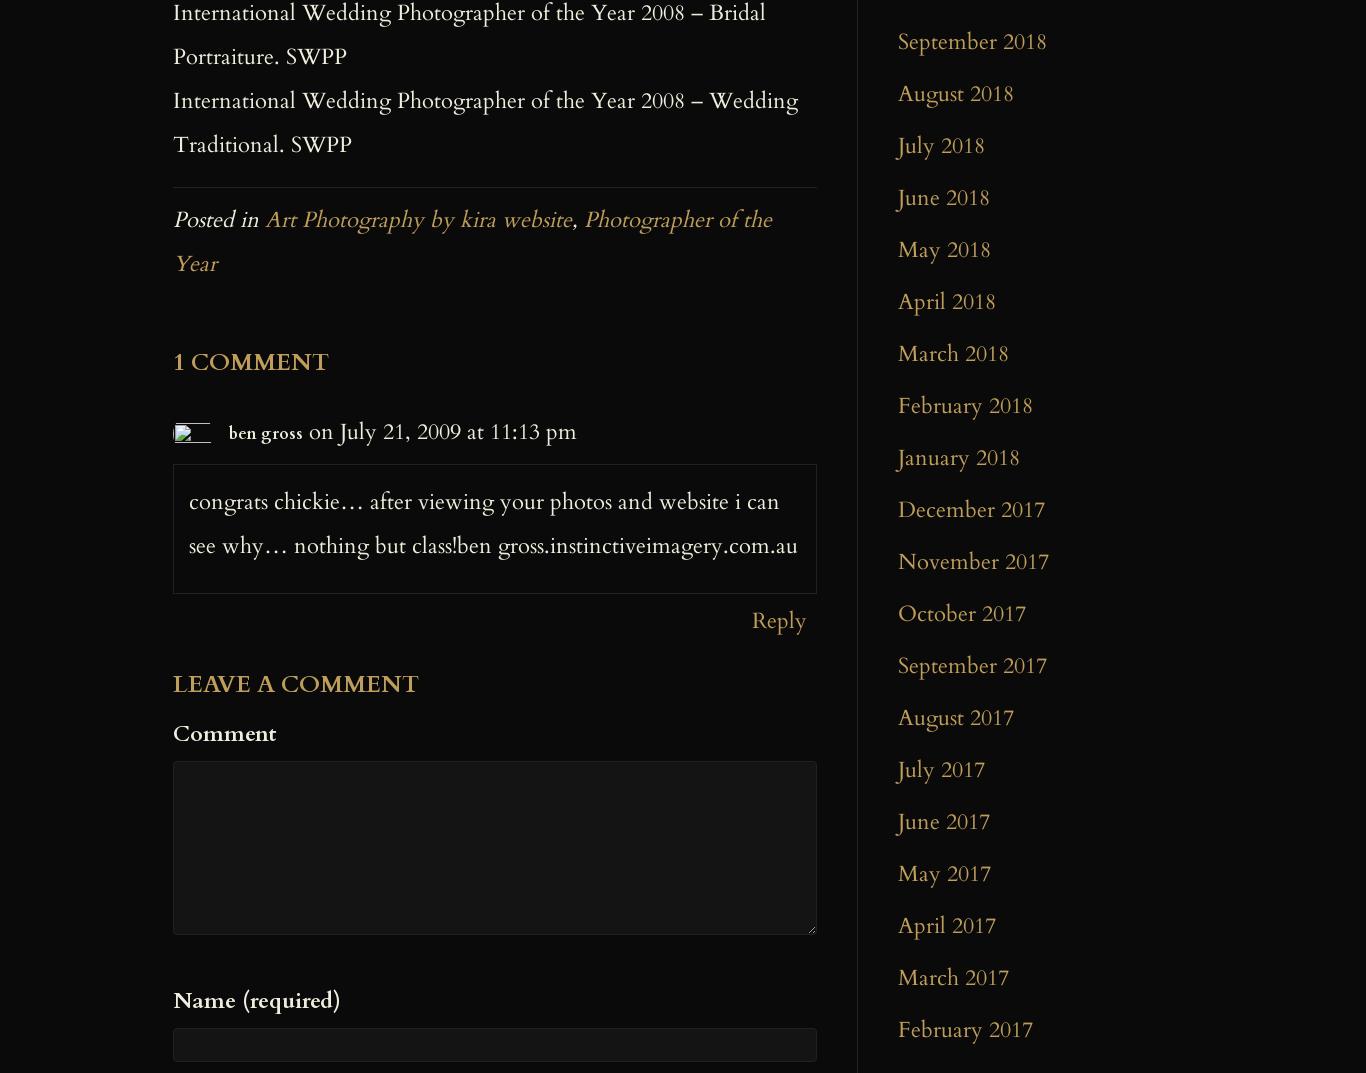 The image size is (1366, 1073). What do you see at coordinates (947, 302) in the screenshot?
I see `'April 2018'` at bounding box center [947, 302].